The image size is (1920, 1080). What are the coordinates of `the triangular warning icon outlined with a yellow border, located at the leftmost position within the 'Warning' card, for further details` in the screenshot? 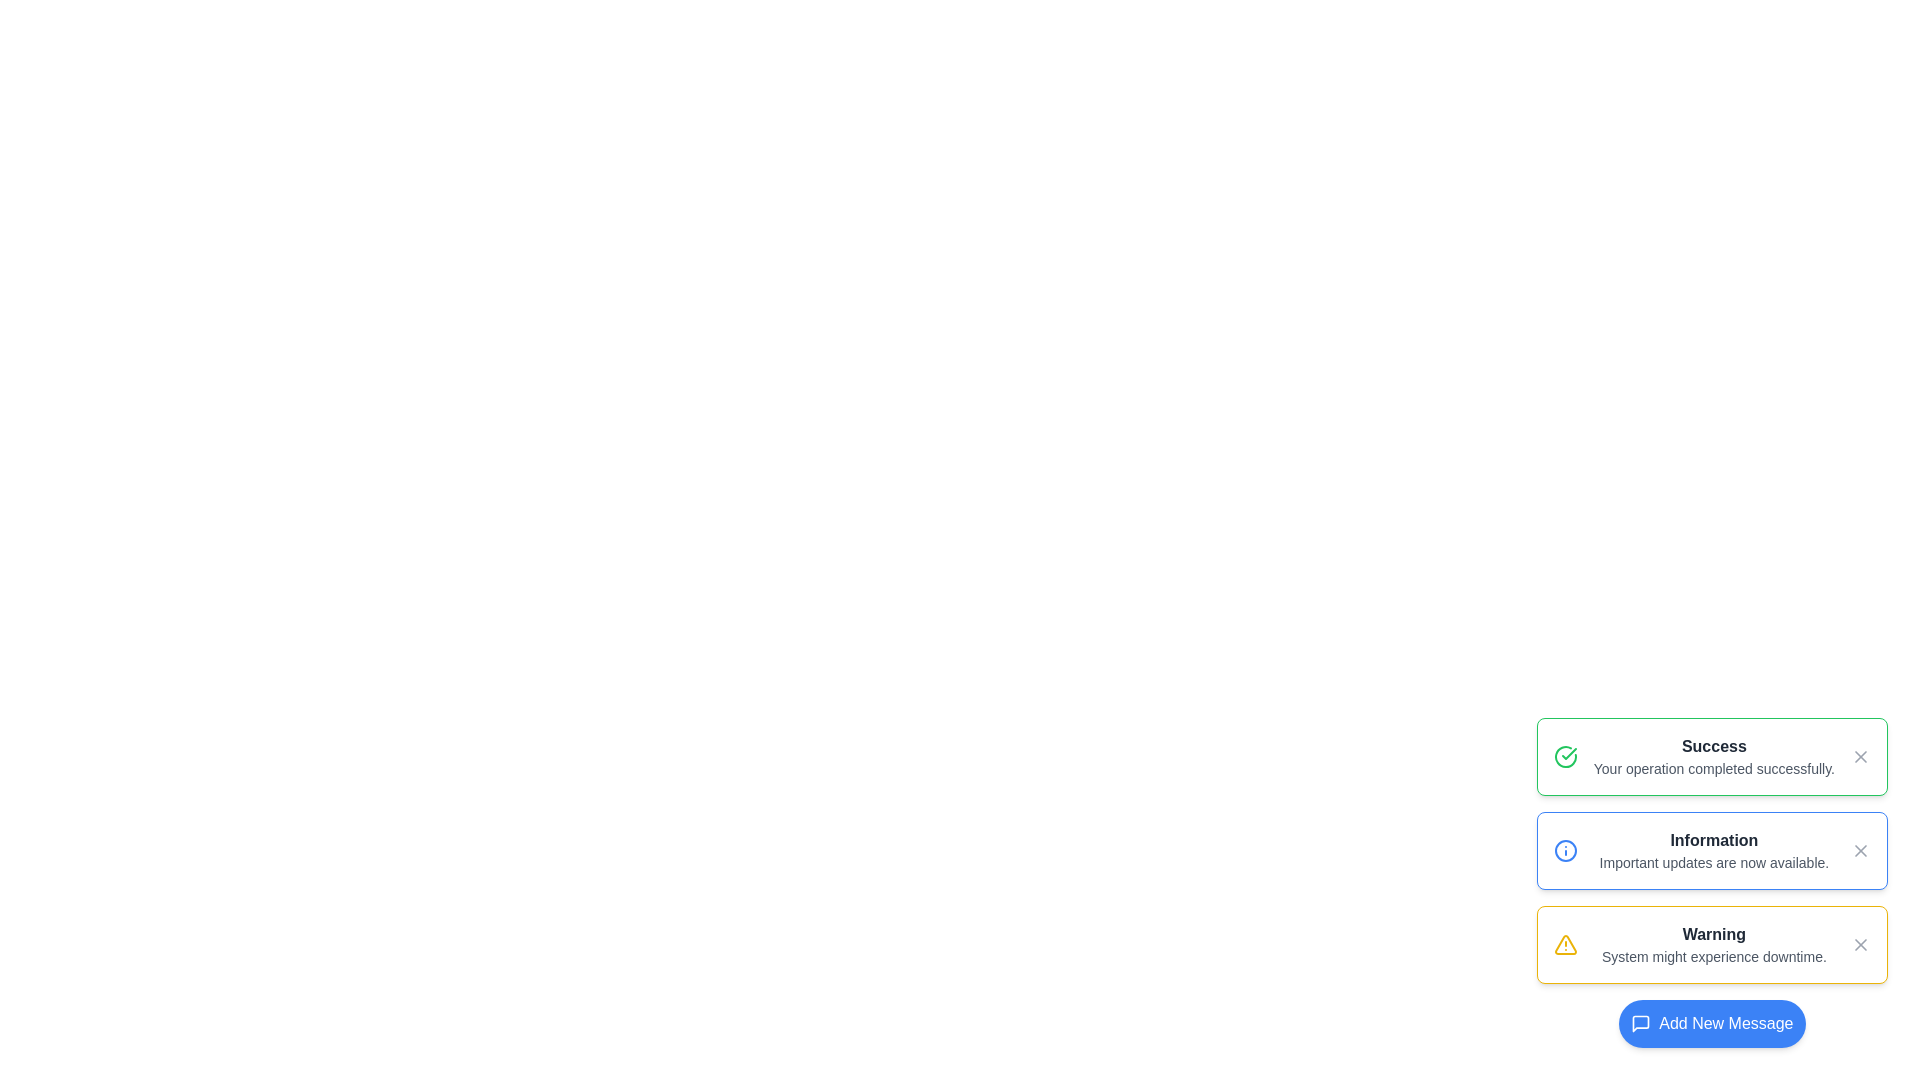 It's located at (1564, 945).